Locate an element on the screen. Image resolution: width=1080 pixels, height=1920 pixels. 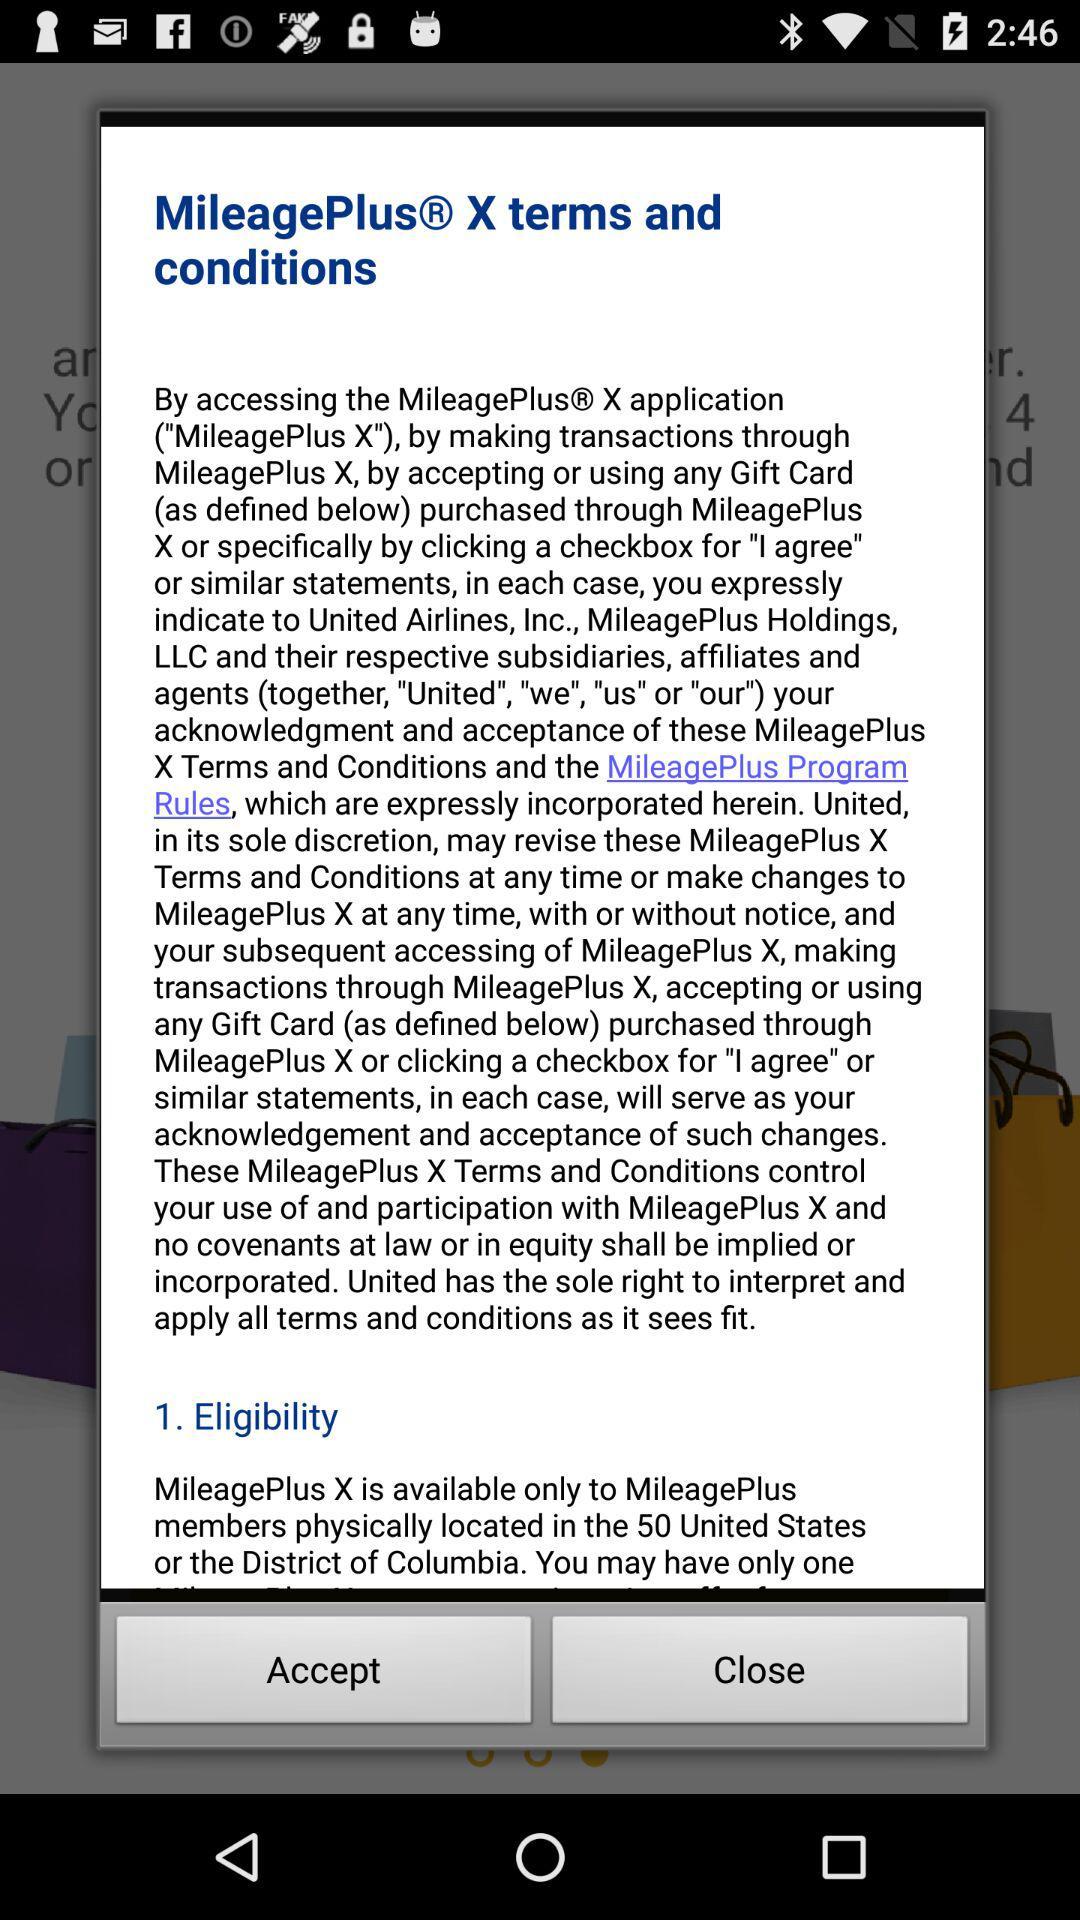
the icon below mileageplus x is is located at coordinates (760, 1675).